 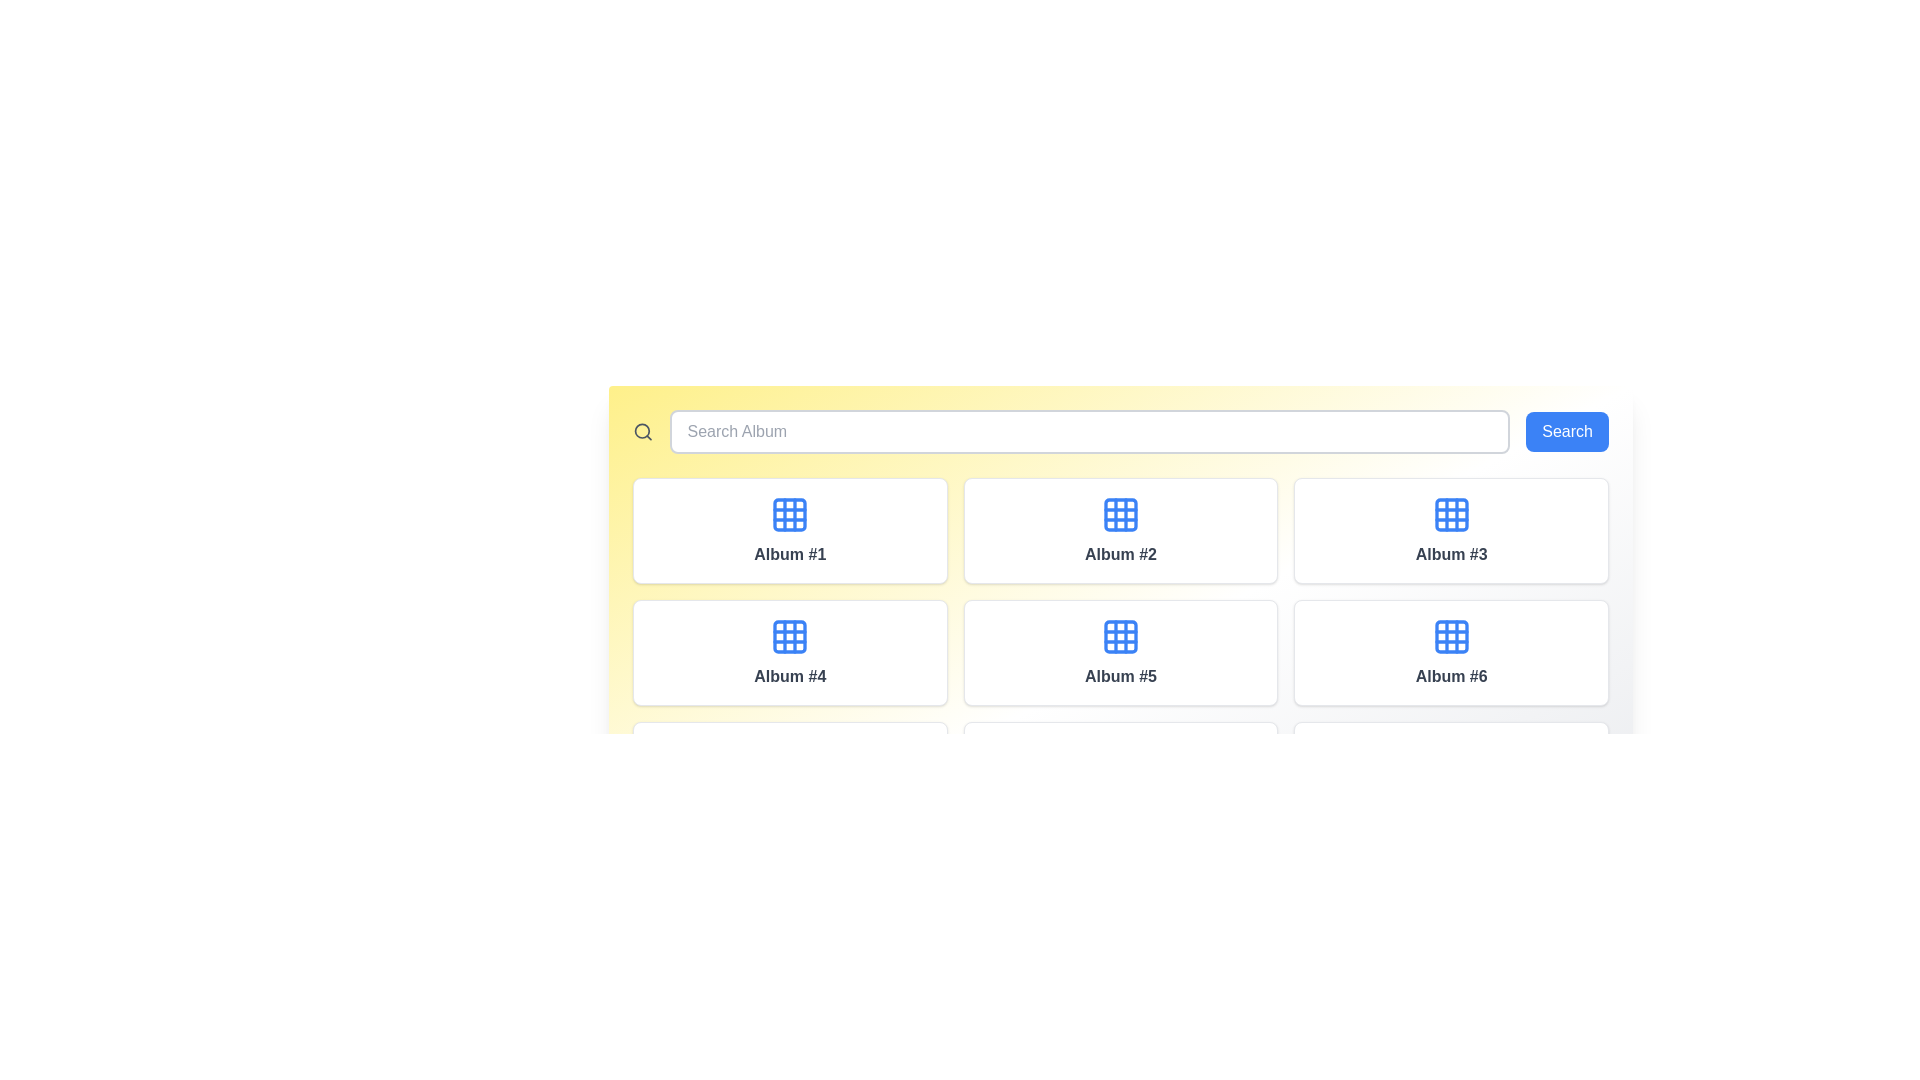 What do you see at coordinates (1566, 431) in the screenshot?
I see `the blue 'Search' button with rounded corners` at bounding box center [1566, 431].